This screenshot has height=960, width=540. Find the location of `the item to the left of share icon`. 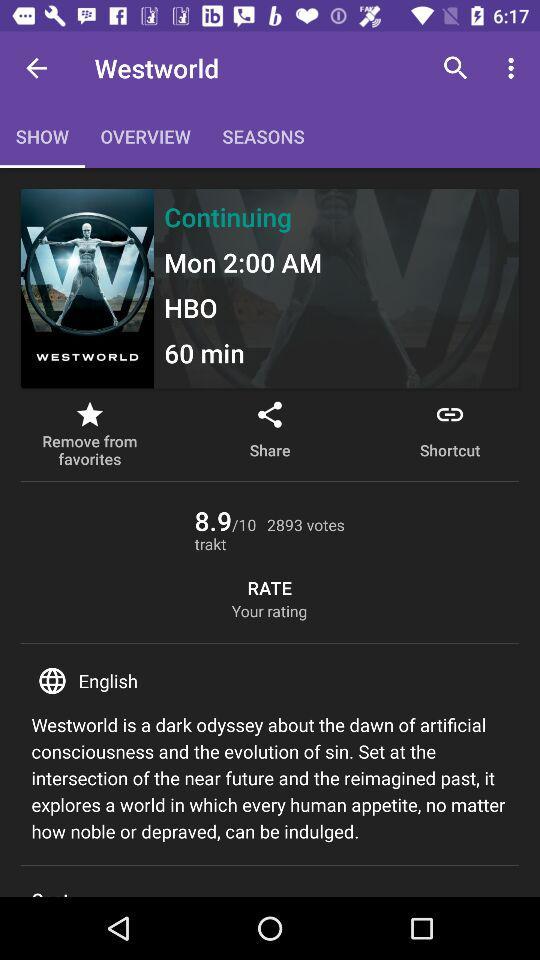

the item to the left of share icon is located at coordinates (89, 434).